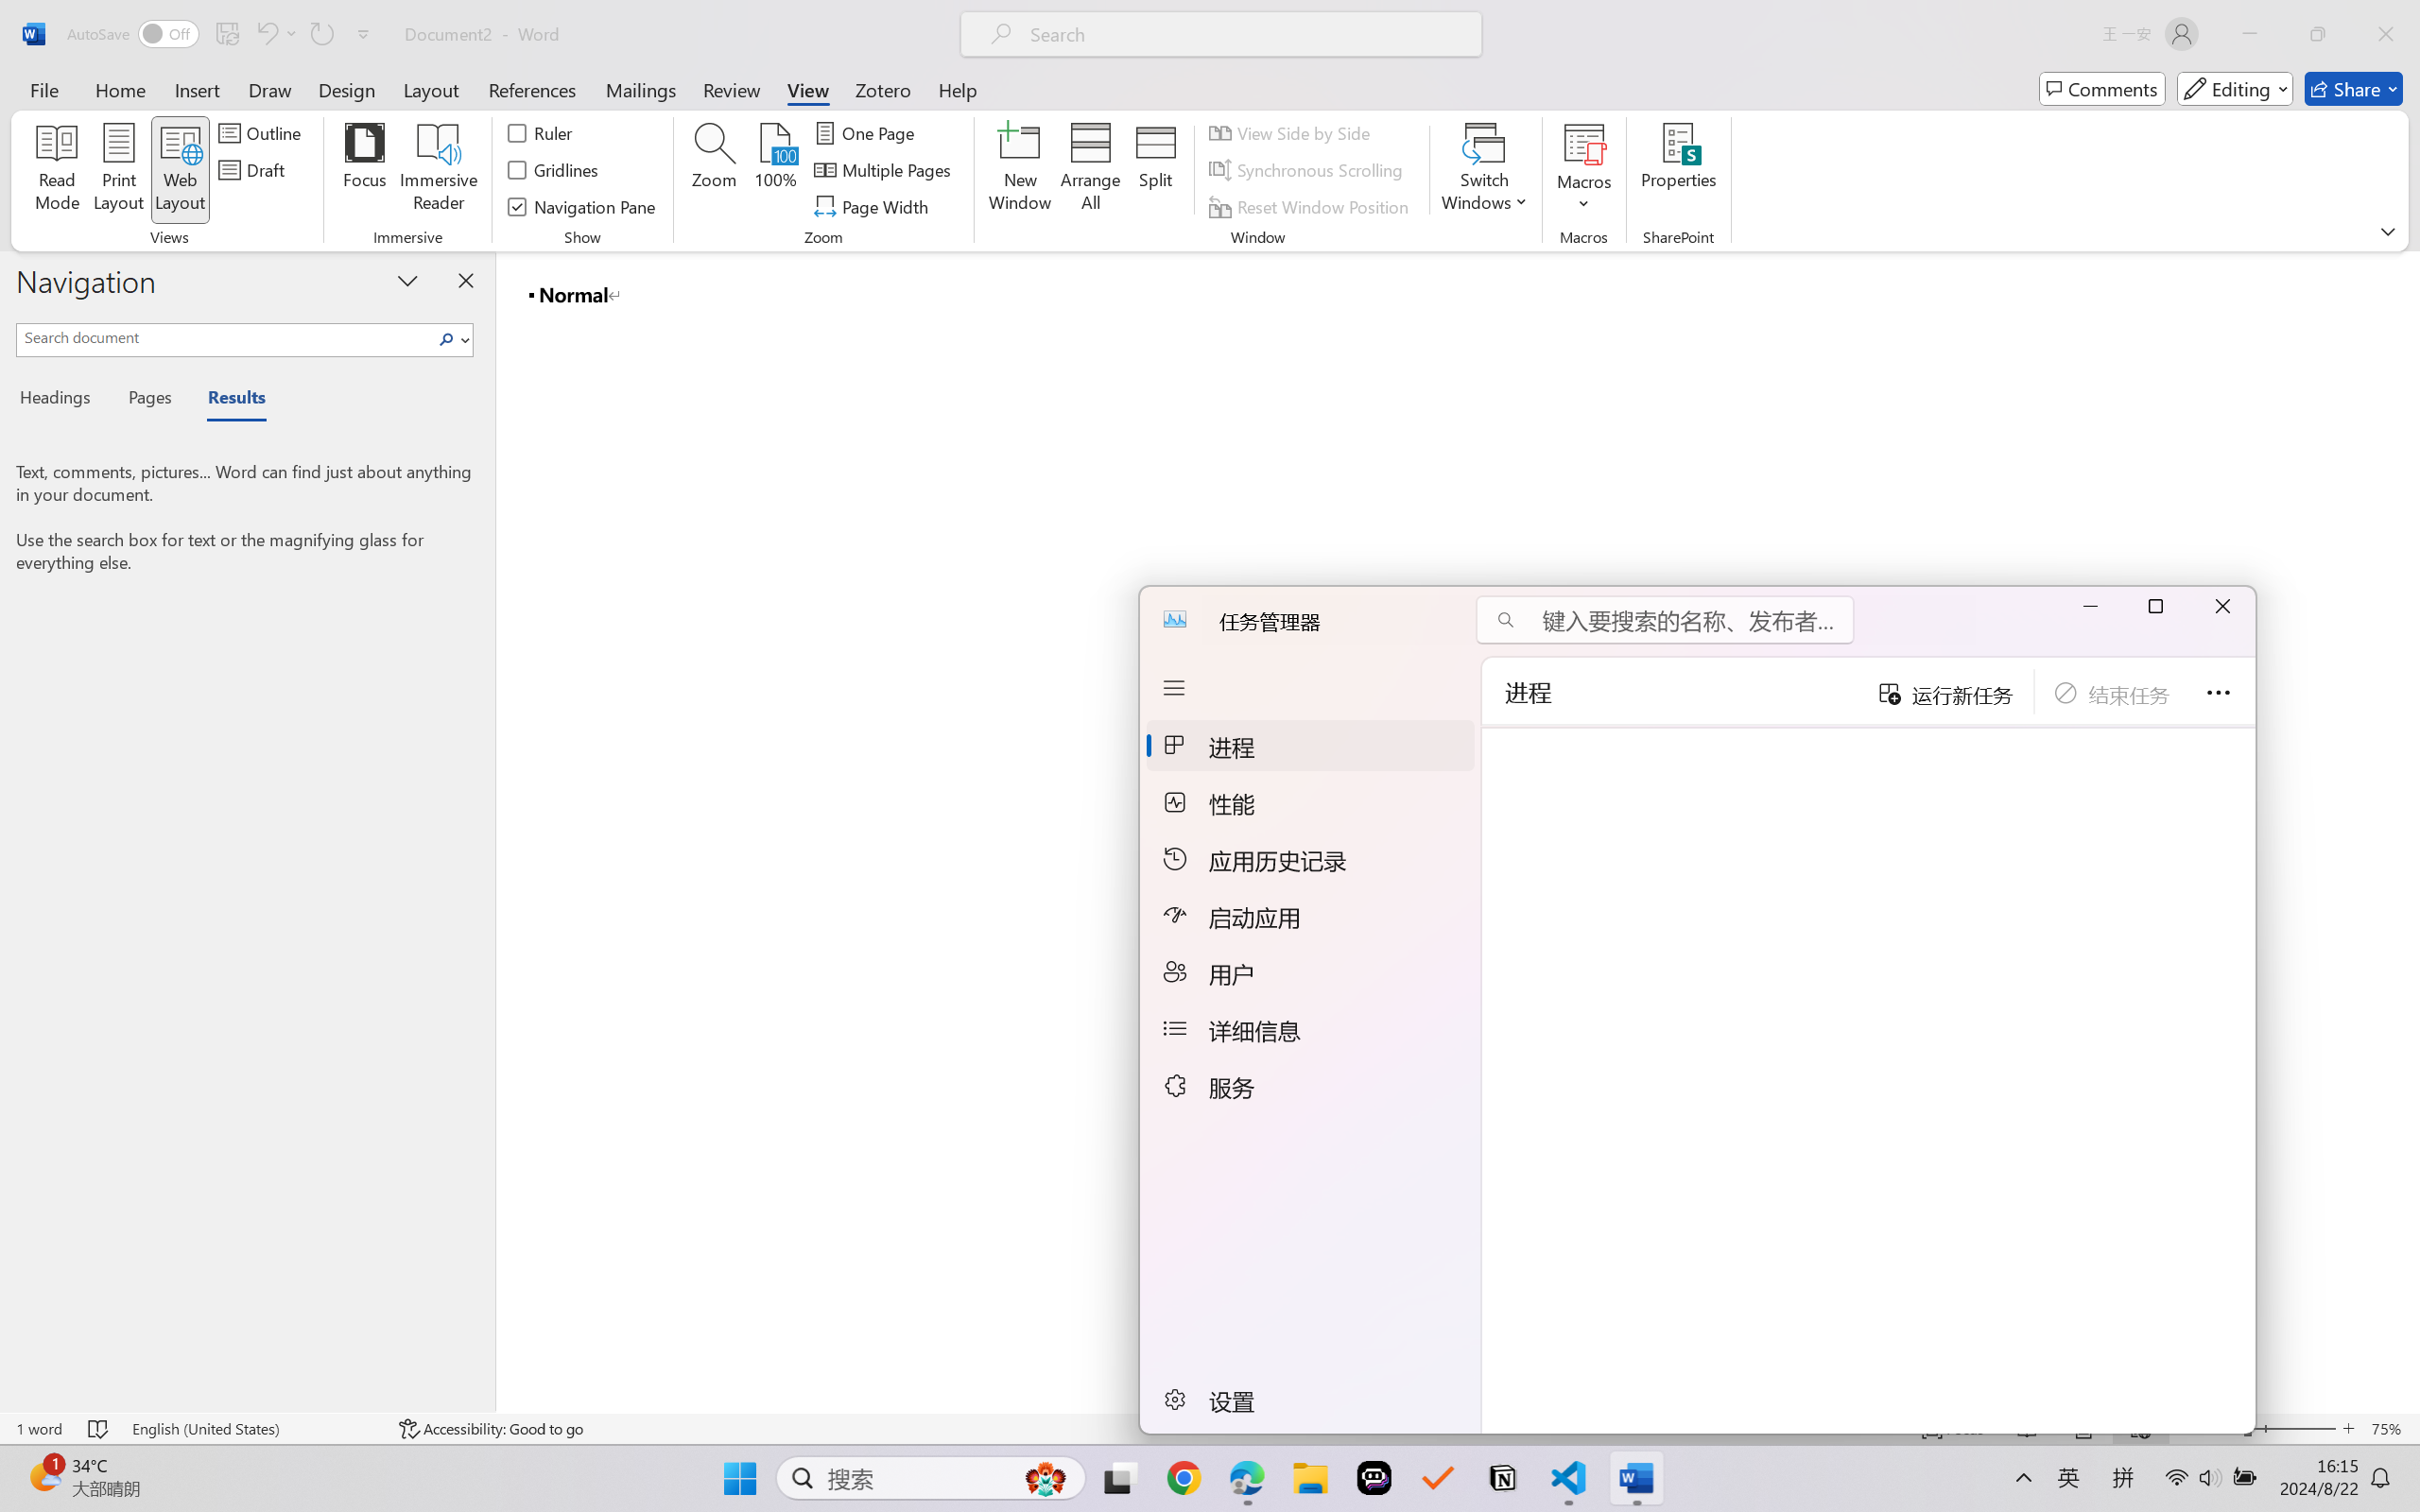 Image resolution: width=2420 pixels, height=1512 pixels. I want to click on 'Spelling and Grammar Check No Errors', so click(97, 1428).